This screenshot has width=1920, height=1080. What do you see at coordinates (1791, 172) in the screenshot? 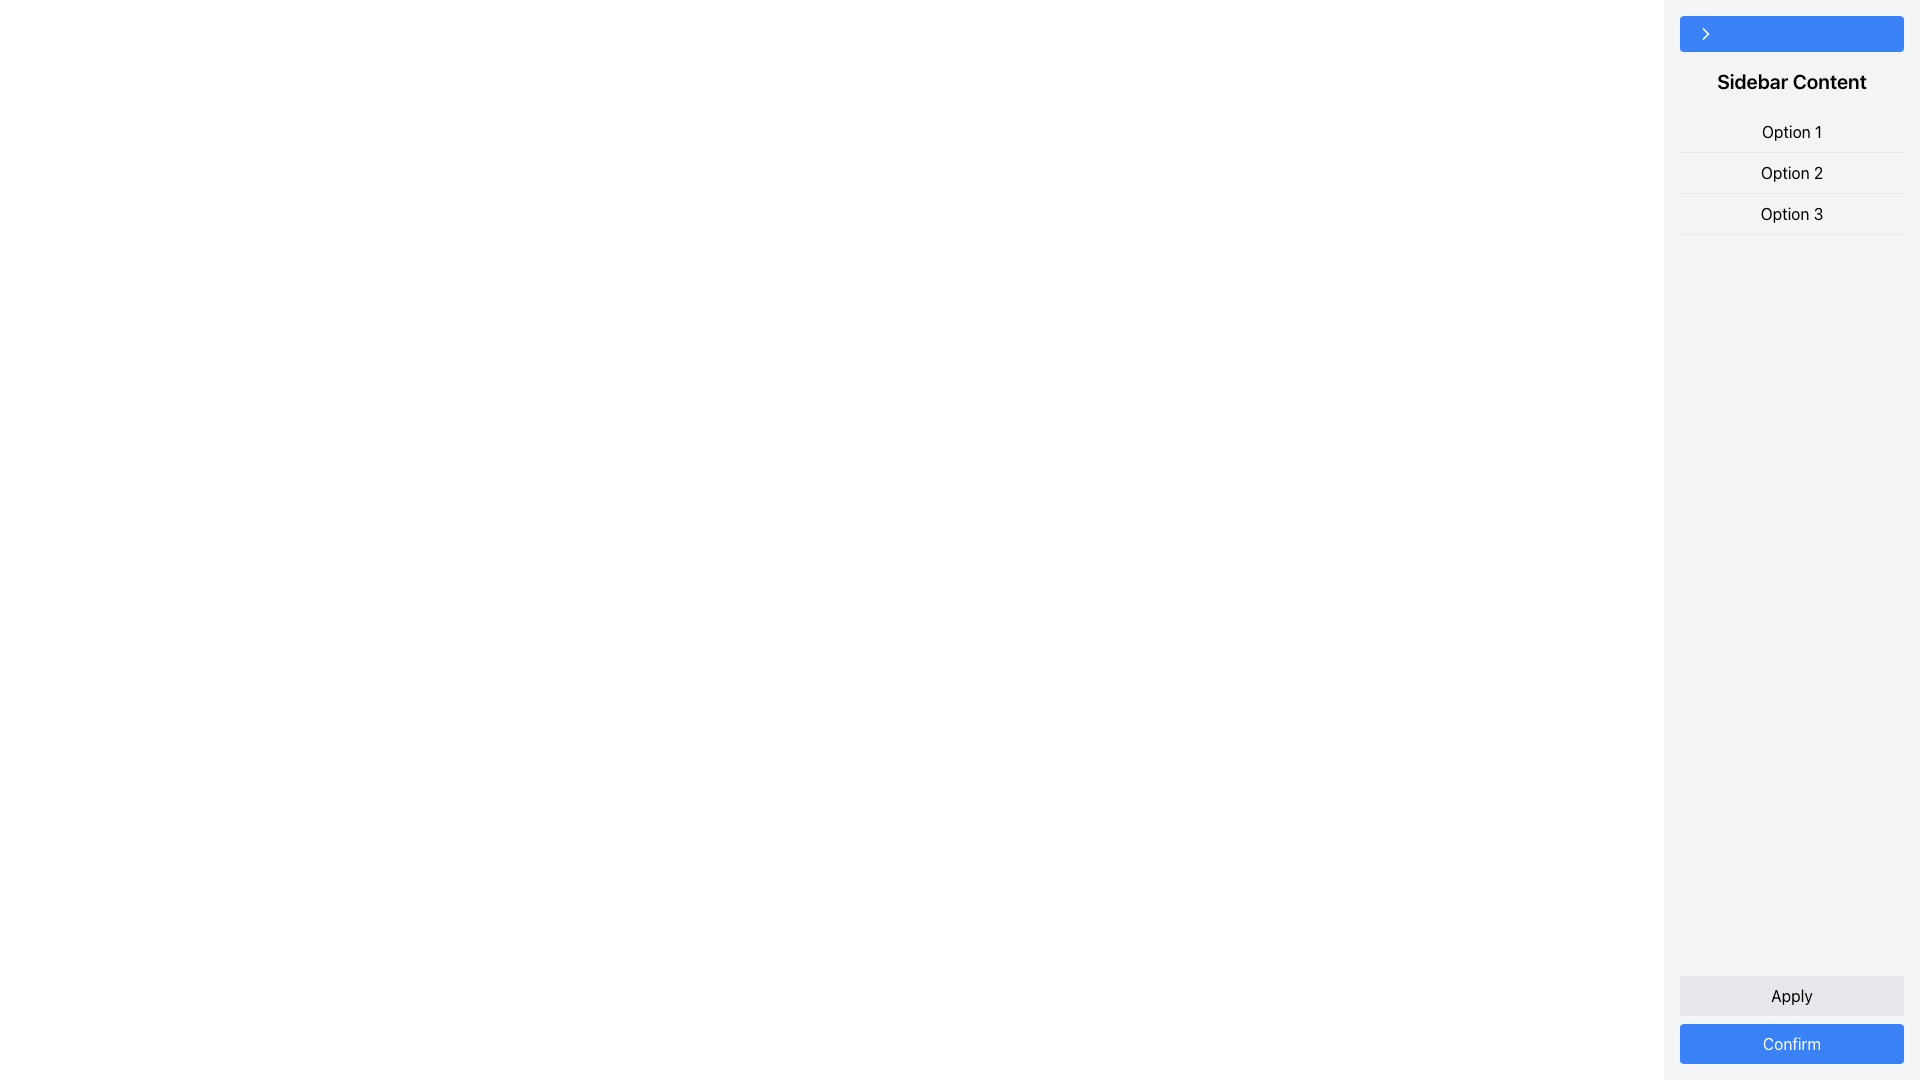
I see `the list of selectable options located` at bounding box center [1791, 172].